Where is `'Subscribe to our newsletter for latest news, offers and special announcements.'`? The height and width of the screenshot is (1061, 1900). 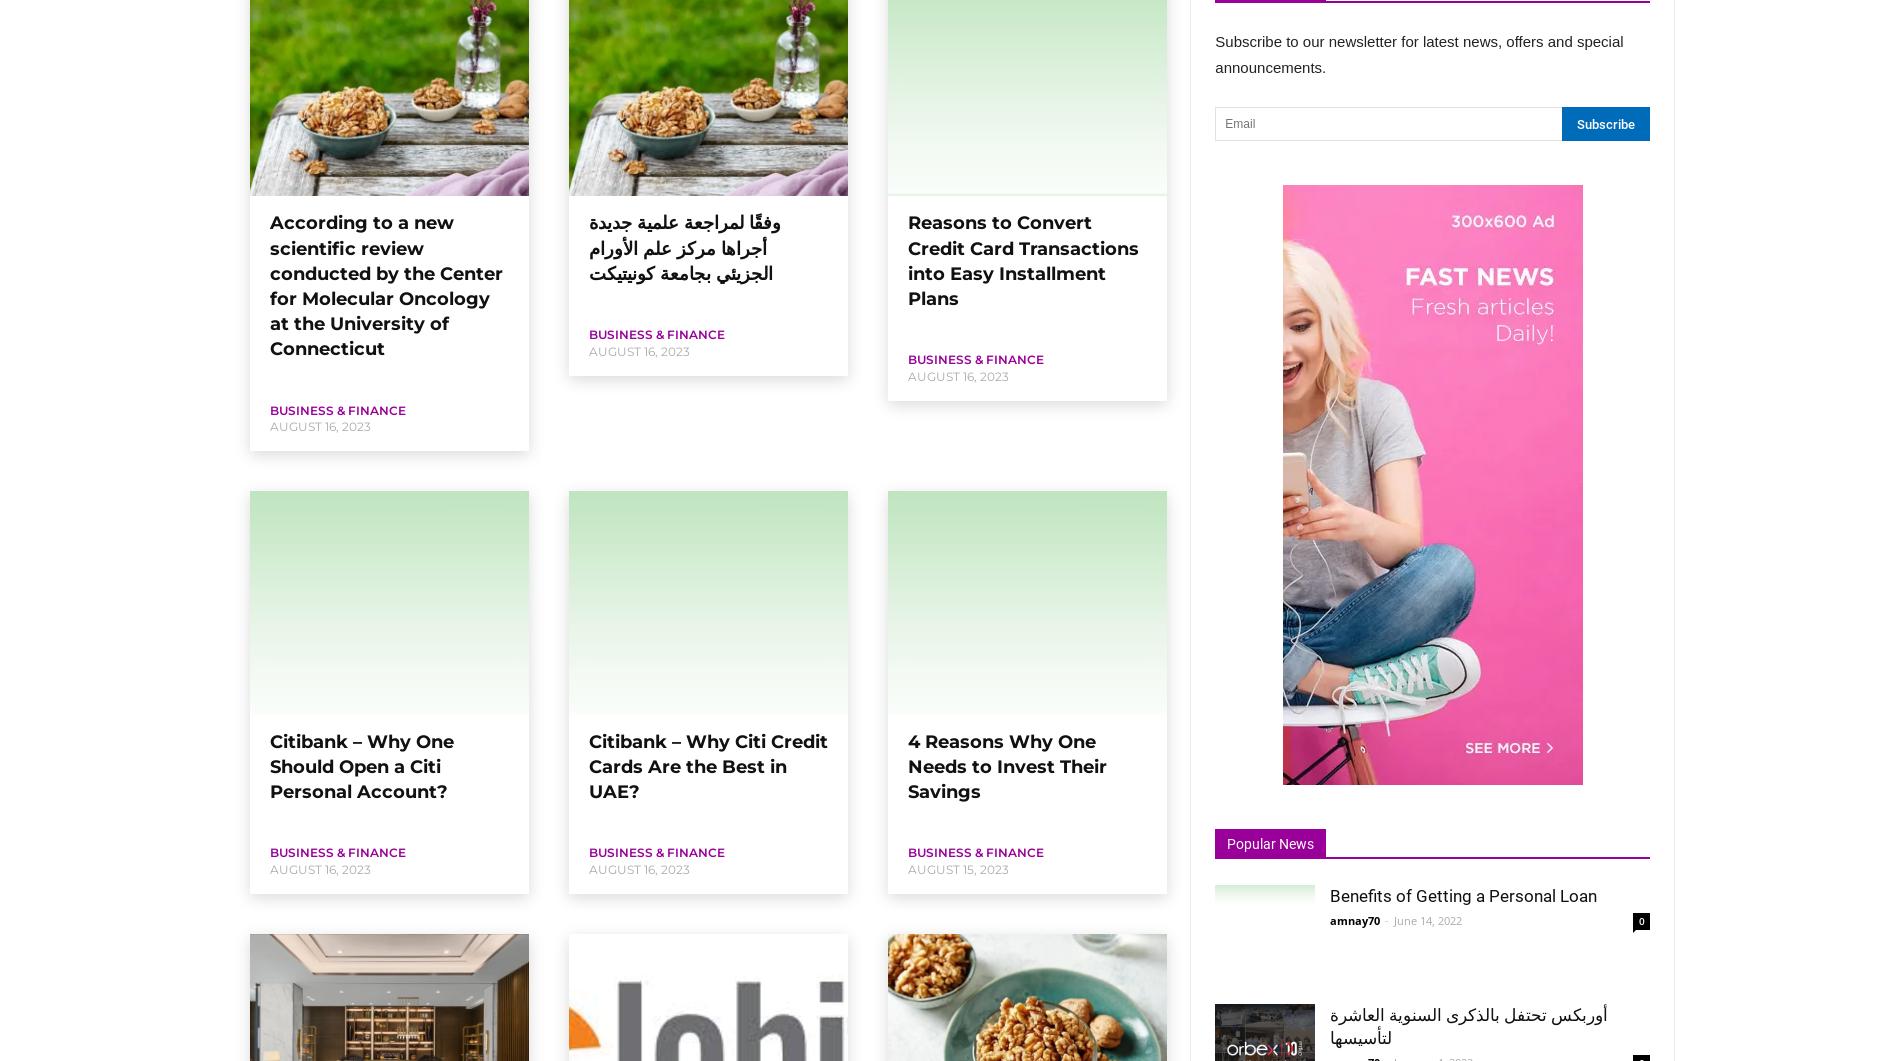
'Subscribe to our newsletter for latest news, offers and special announcements.' is located at coordinates (1417, 54).